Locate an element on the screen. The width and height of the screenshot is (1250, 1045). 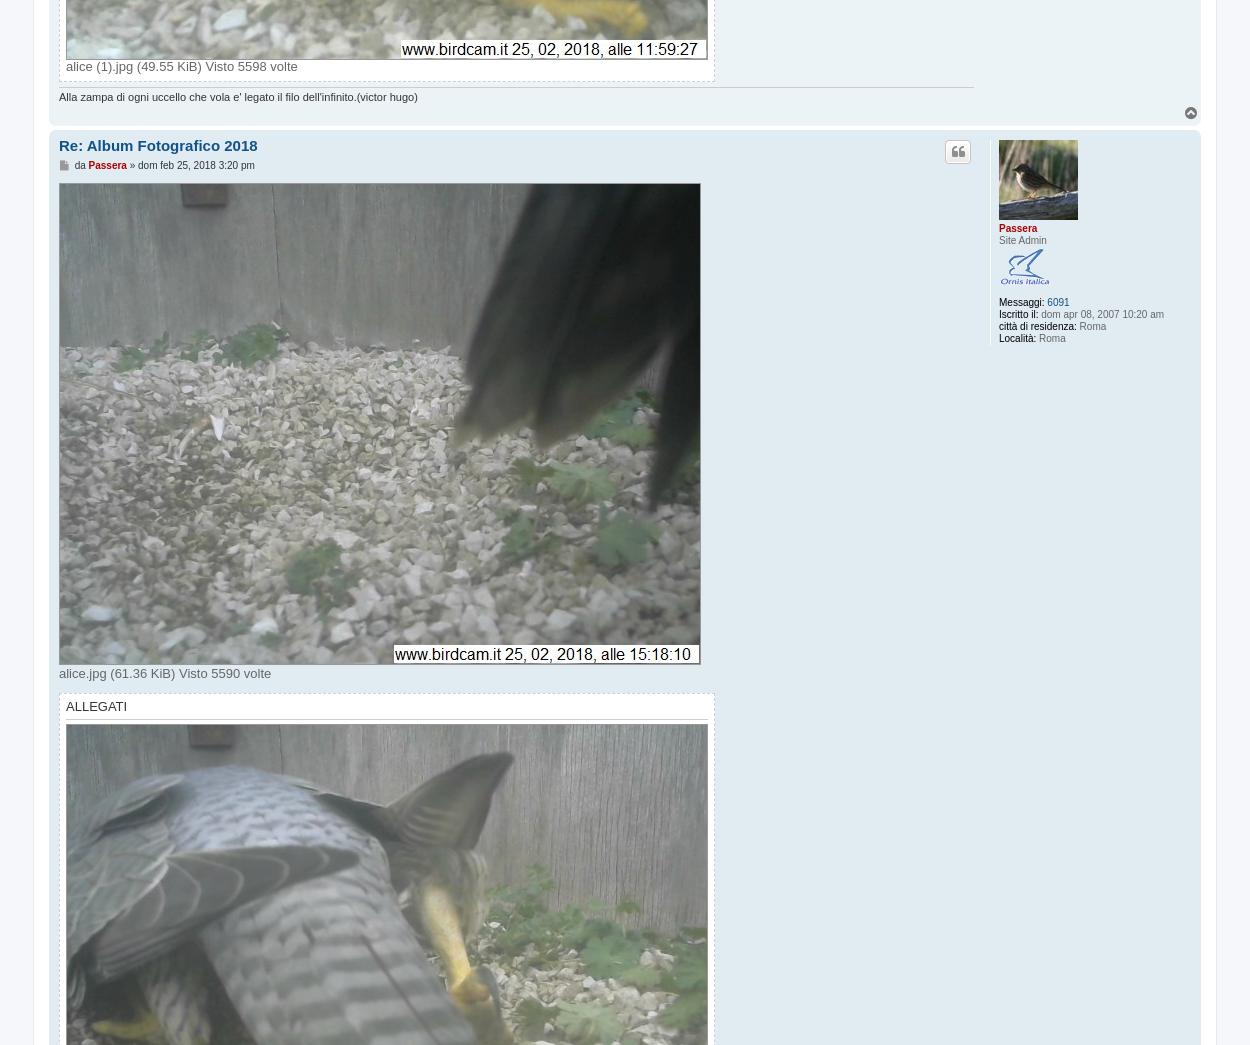
'6091' is located at coordinates (1058, 301).